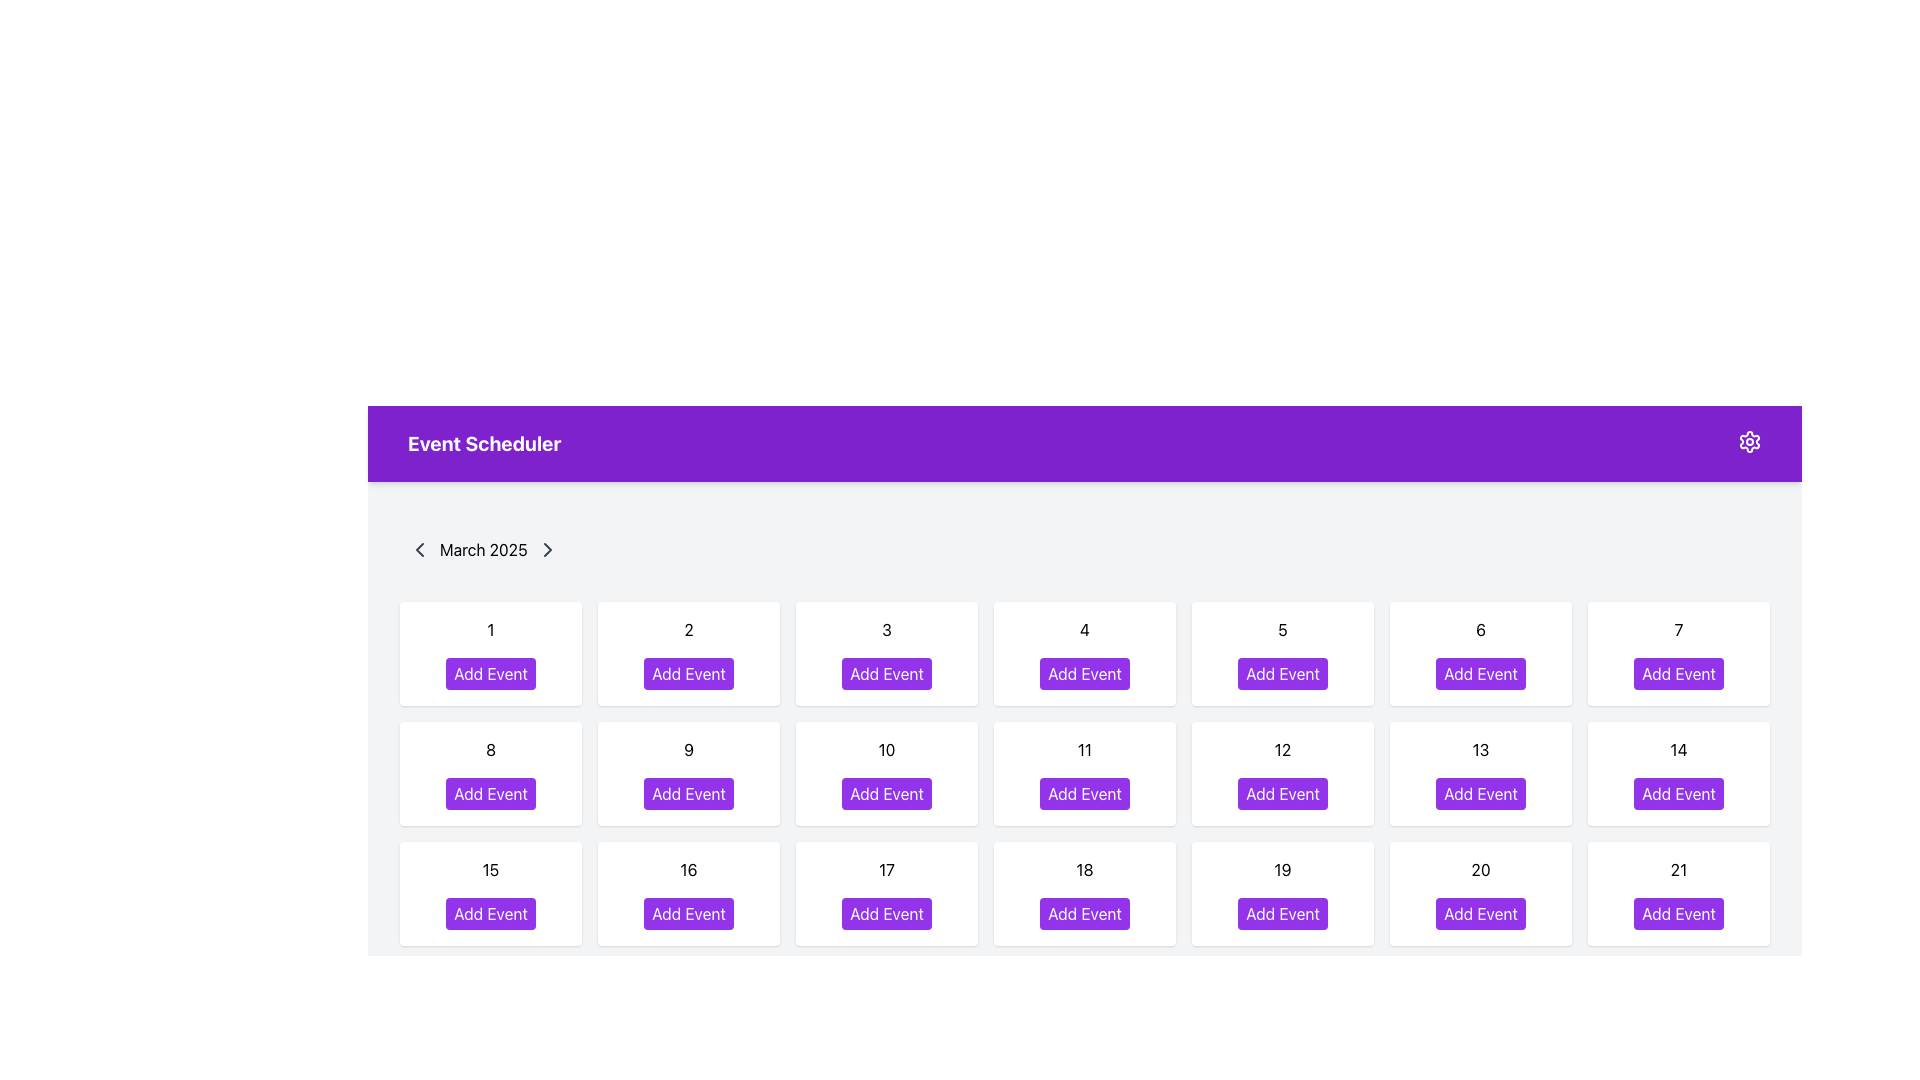 The image size is (1920, 1080). I want to click on the 'Add Event' button located in the Interactive calendar day cell containing the number '18' in the third row and fourth column of the grid layout beneath the 'Event Scheduler' header and 'March 2025' label, so click(1083, 893).